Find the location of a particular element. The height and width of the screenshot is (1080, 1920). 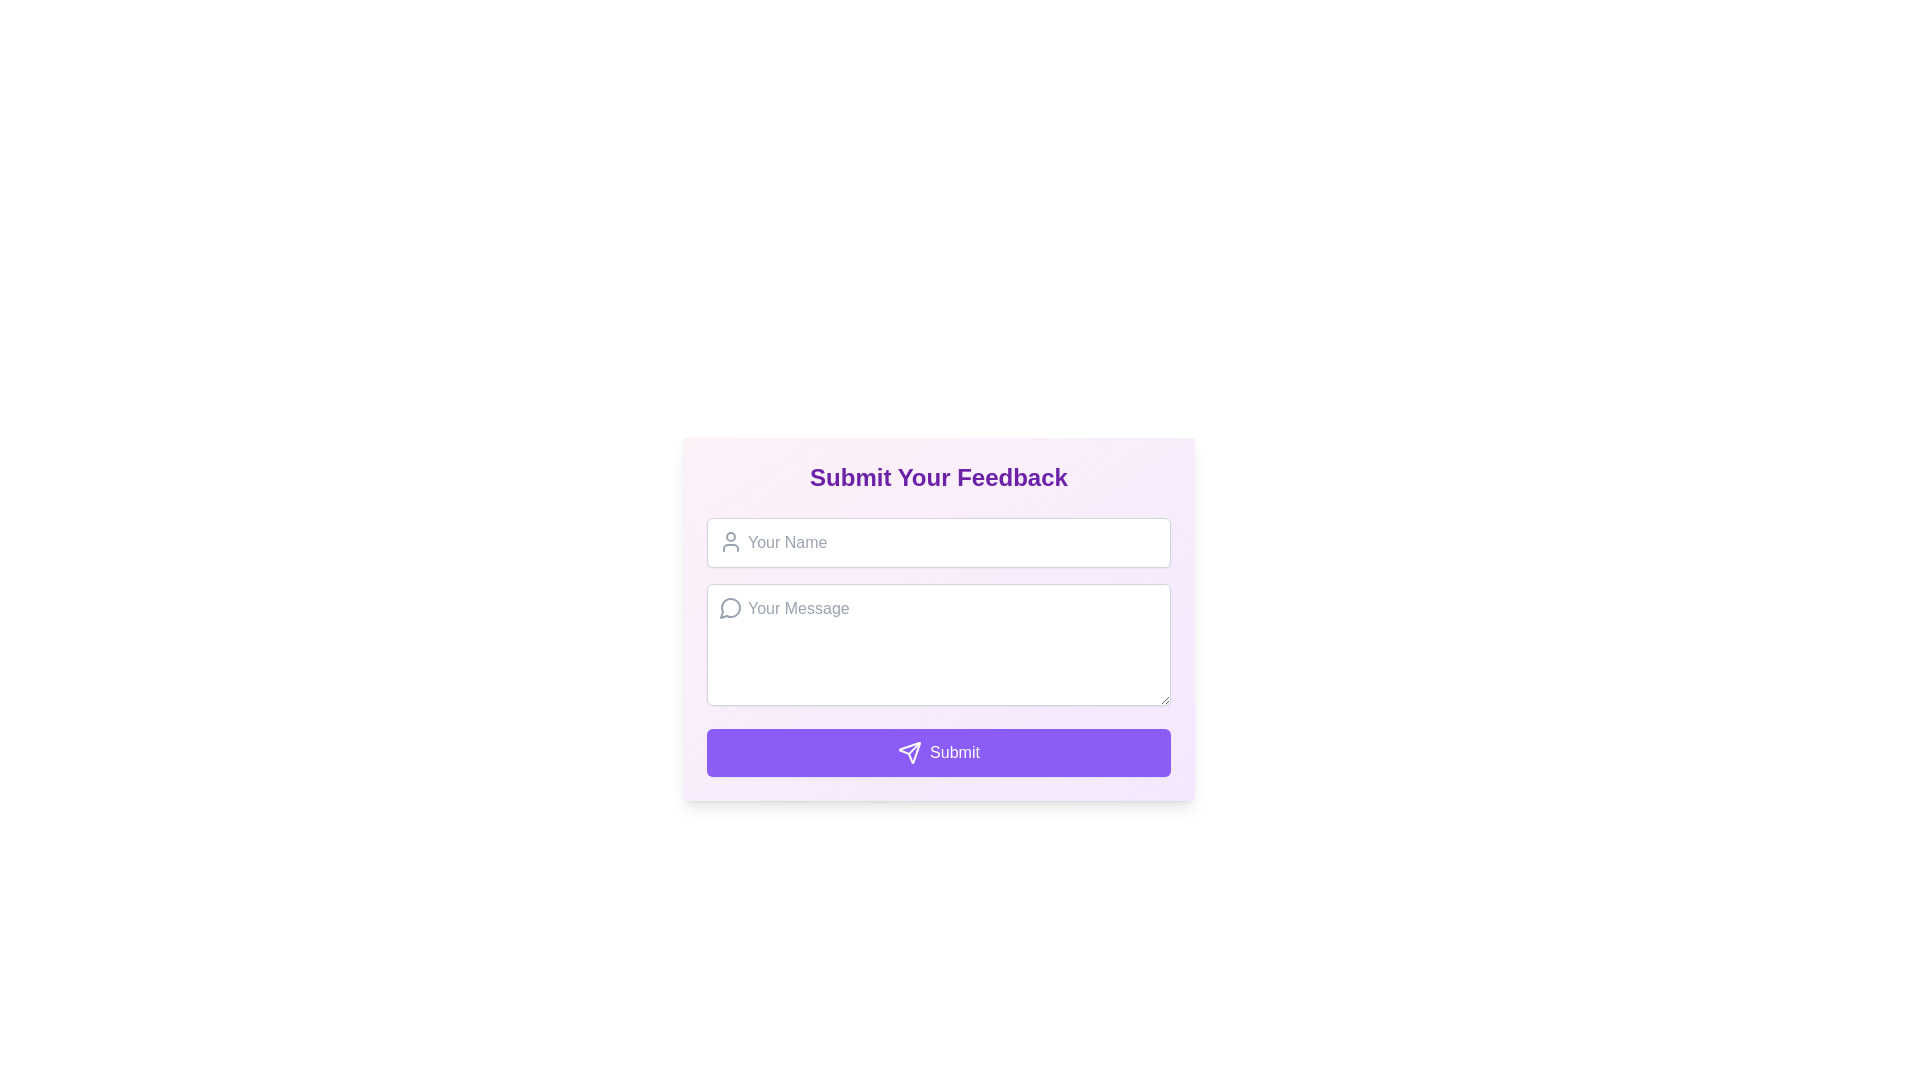

the Text label at the top of the feedback section, which indicates the purpose of the form to users is located at coordinates (938, 478).